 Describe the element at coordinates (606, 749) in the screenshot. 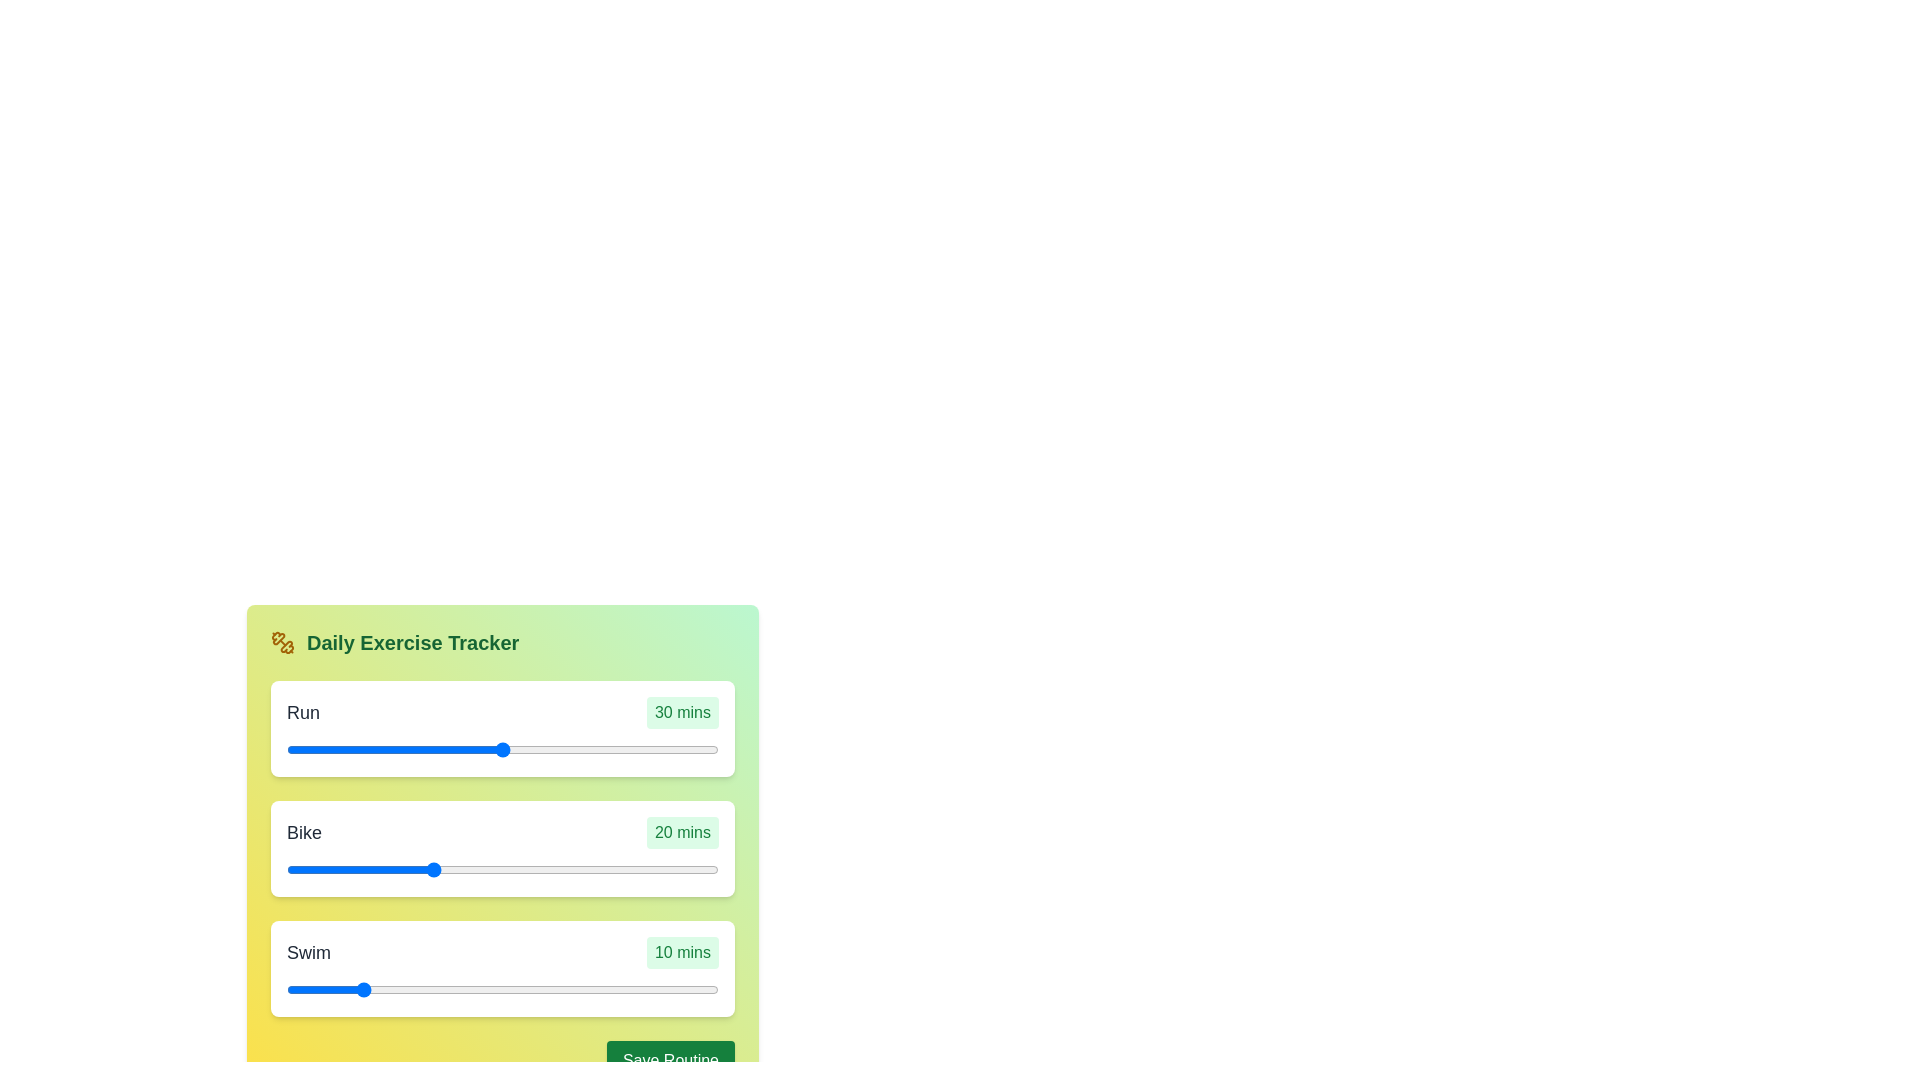

I see `the duration of the 0 slider to 29 minutes` at that location.